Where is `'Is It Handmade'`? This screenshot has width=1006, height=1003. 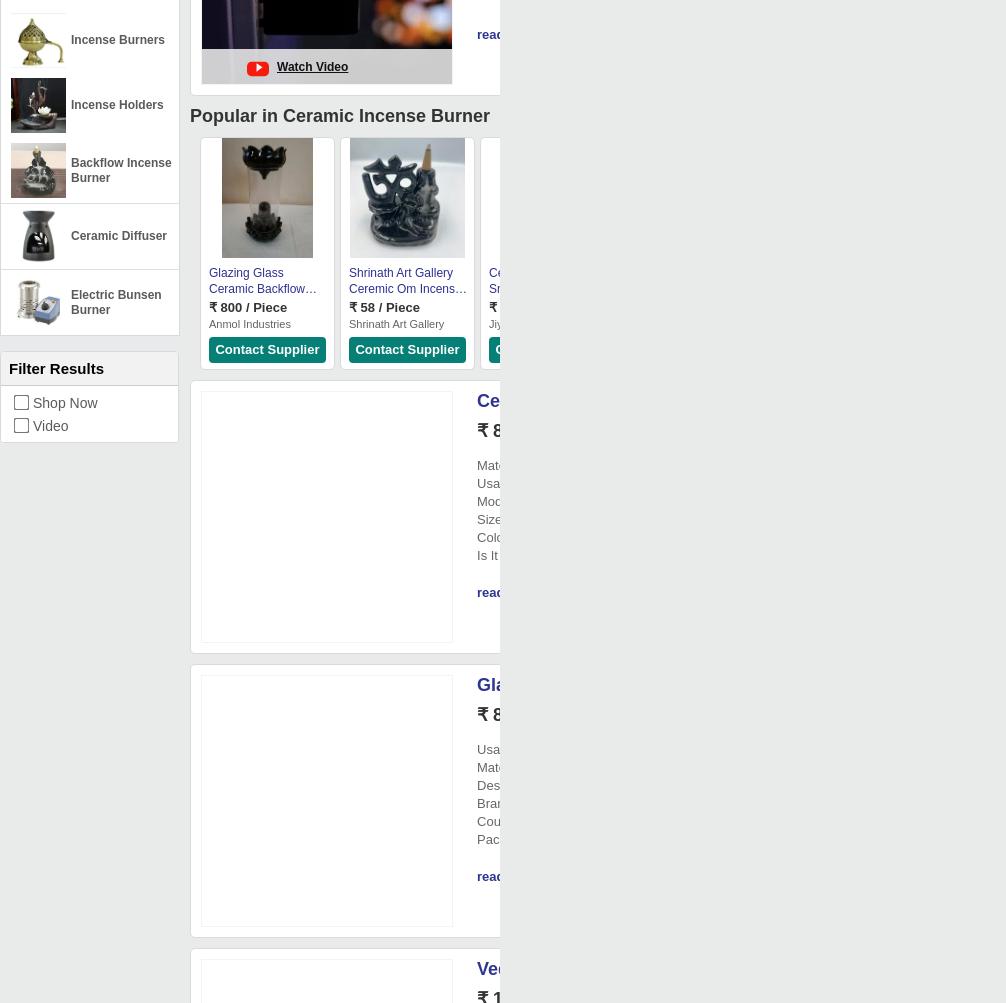
'Is It Handmade' is located at coordinates (476, 554).